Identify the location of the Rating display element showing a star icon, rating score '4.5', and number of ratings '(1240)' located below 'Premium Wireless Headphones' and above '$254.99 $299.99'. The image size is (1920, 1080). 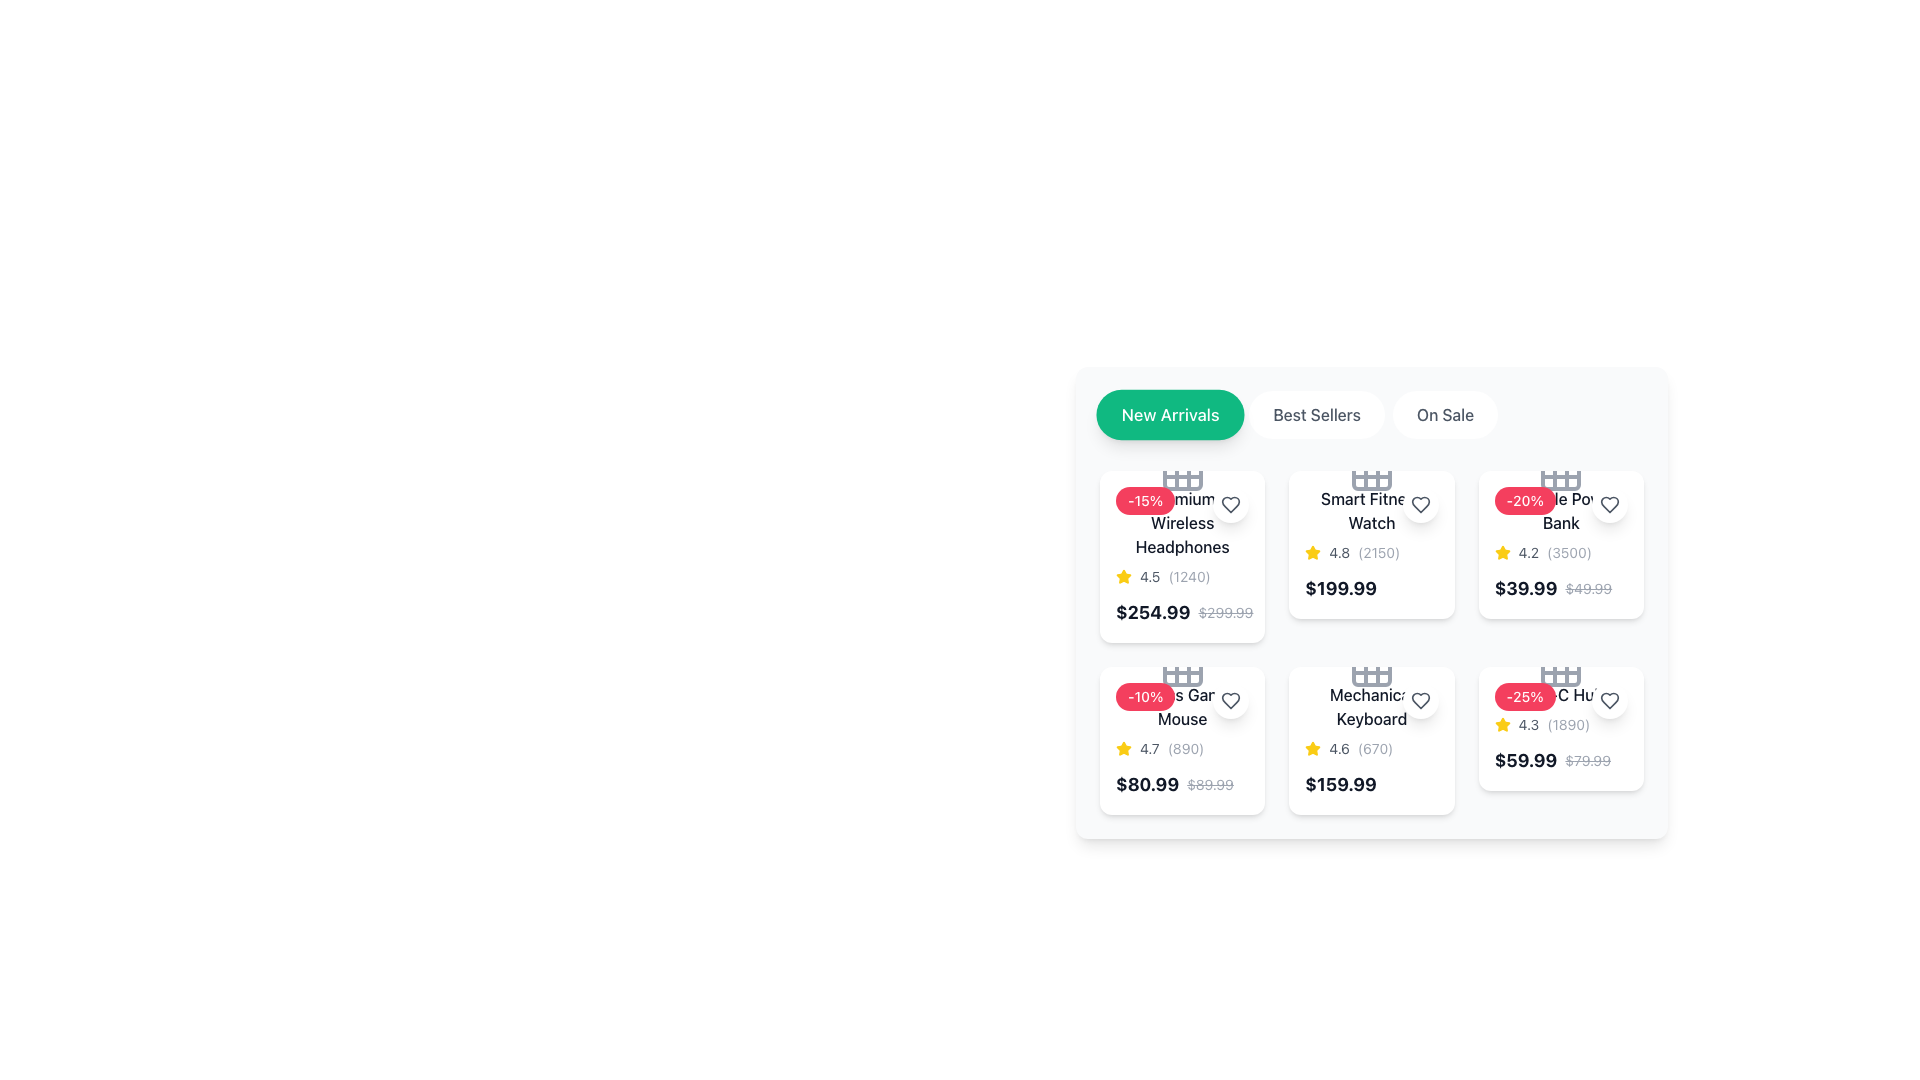
(1182, 577).